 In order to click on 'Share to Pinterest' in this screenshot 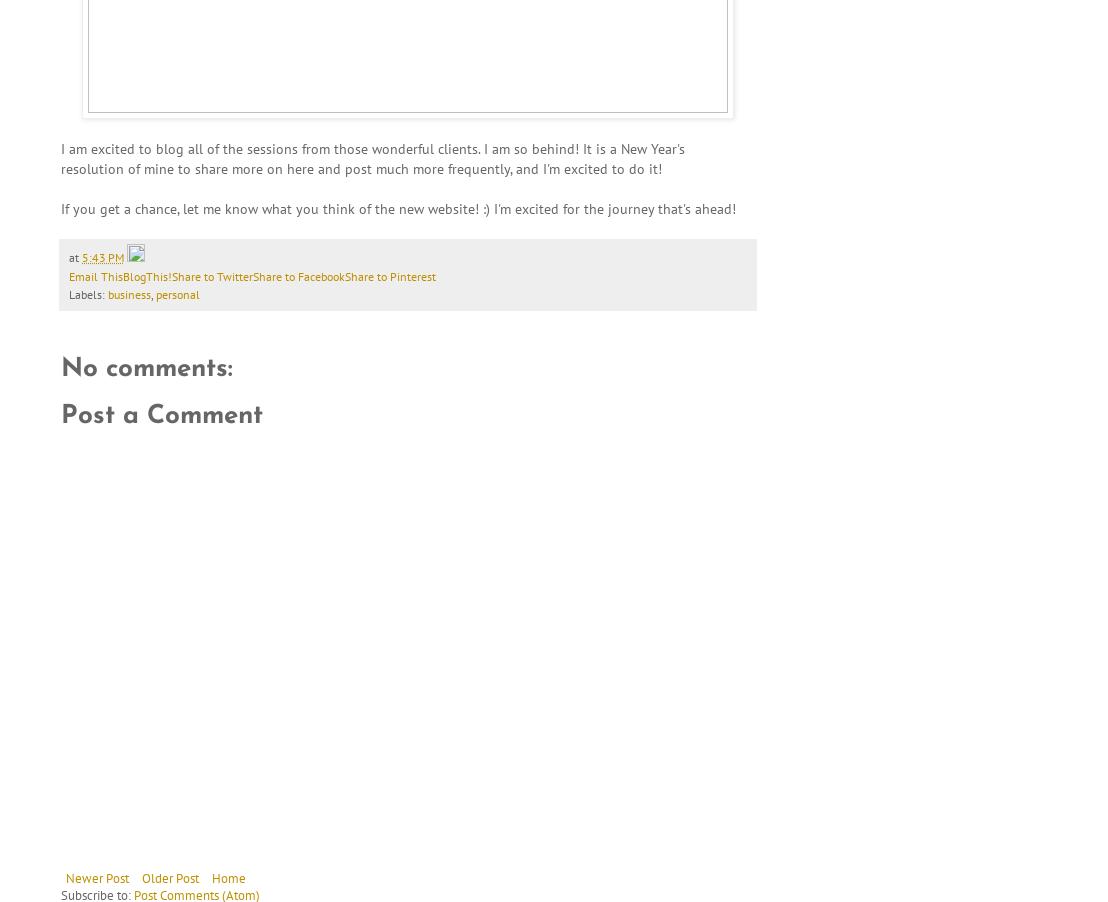, I will do `click(390, 275)`.